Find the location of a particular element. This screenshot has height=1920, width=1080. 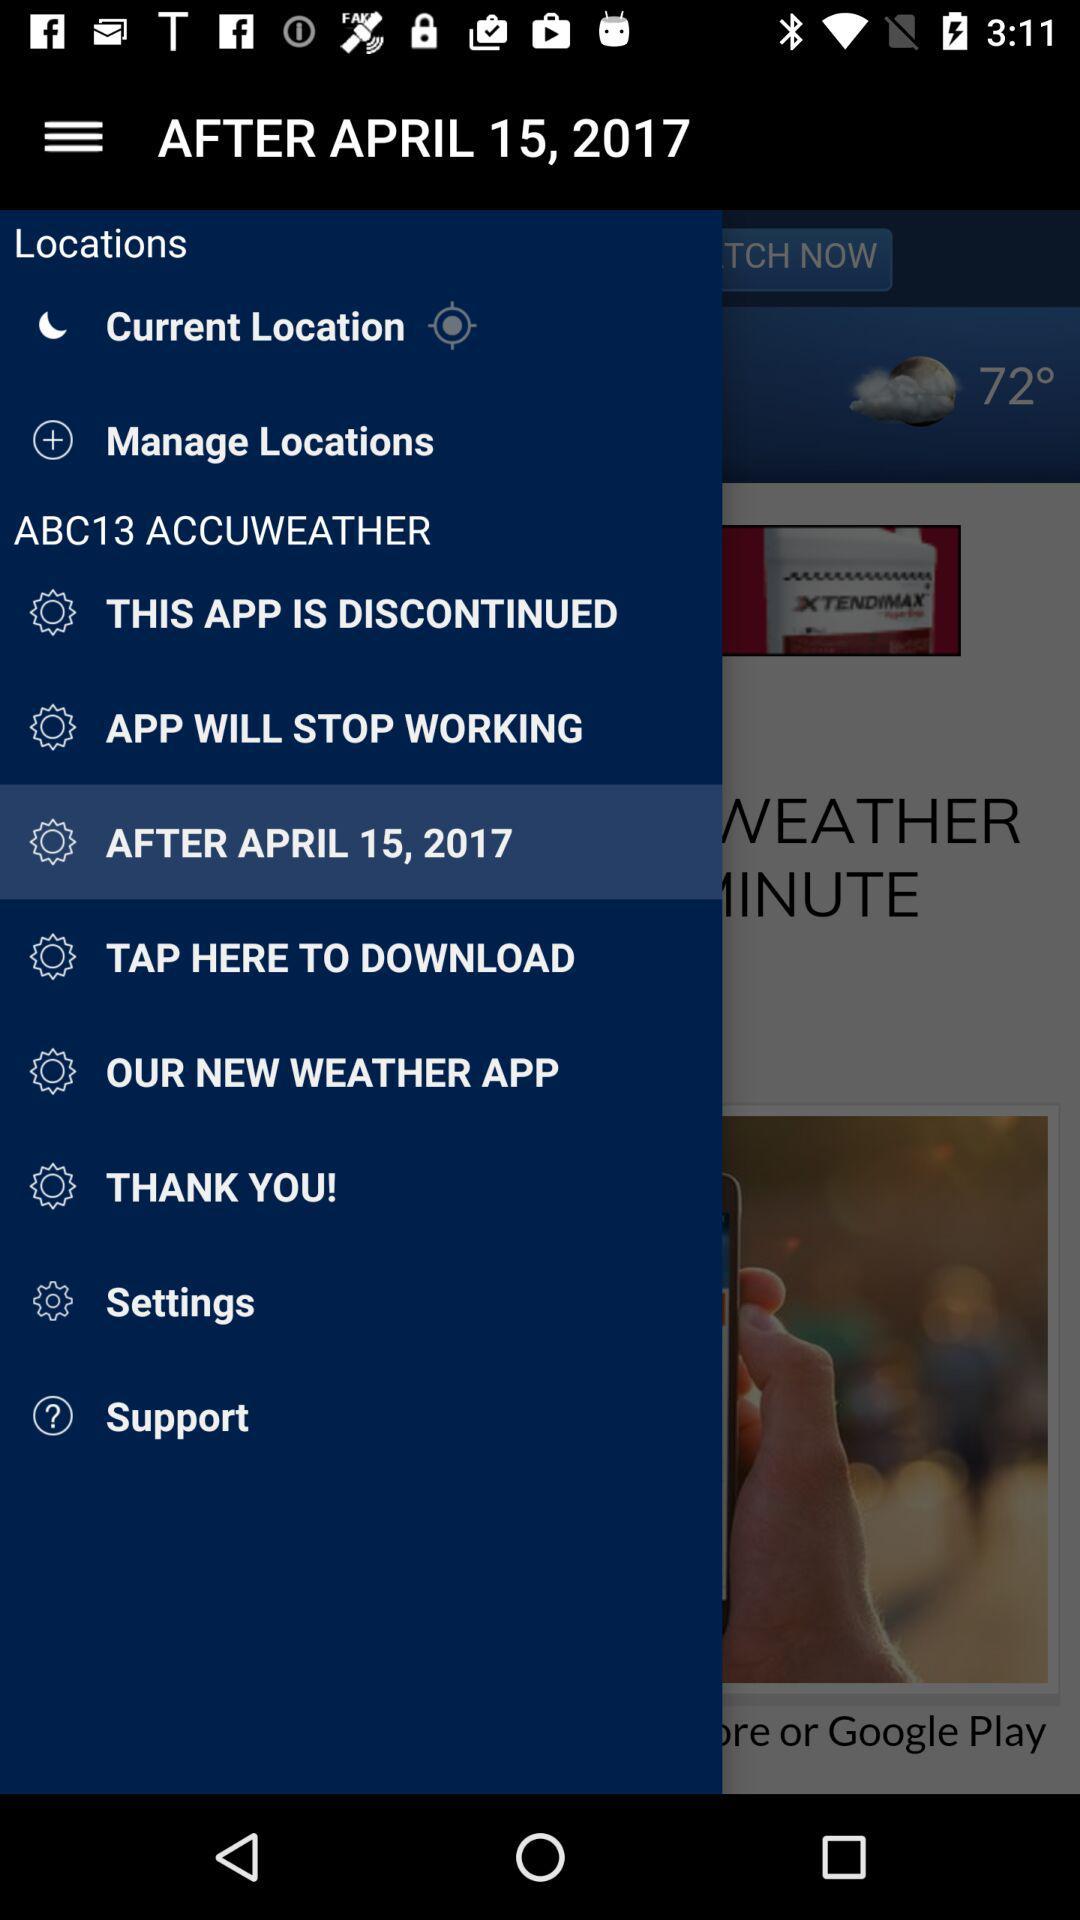

the menu icon is located at coordinates (72, 135).